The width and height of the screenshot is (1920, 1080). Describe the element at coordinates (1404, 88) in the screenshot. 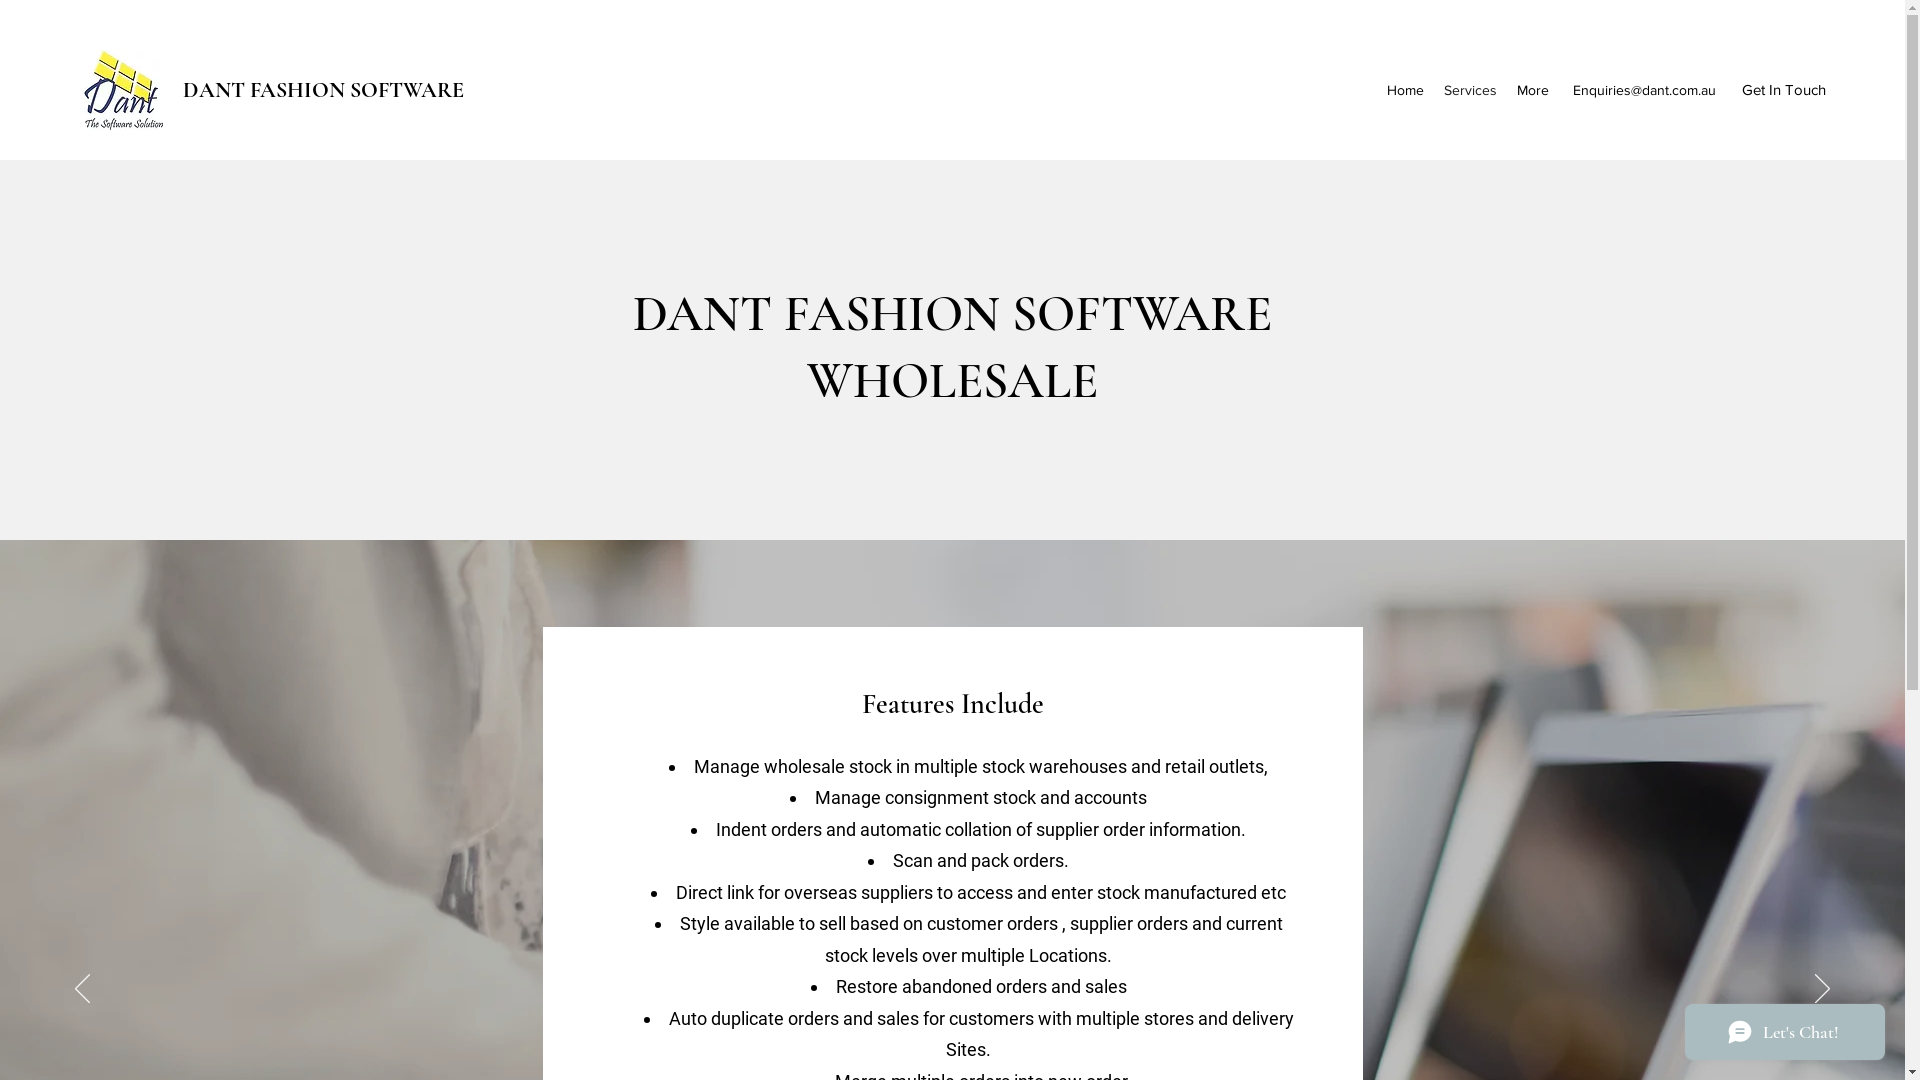

I see `'Home'` at that location.